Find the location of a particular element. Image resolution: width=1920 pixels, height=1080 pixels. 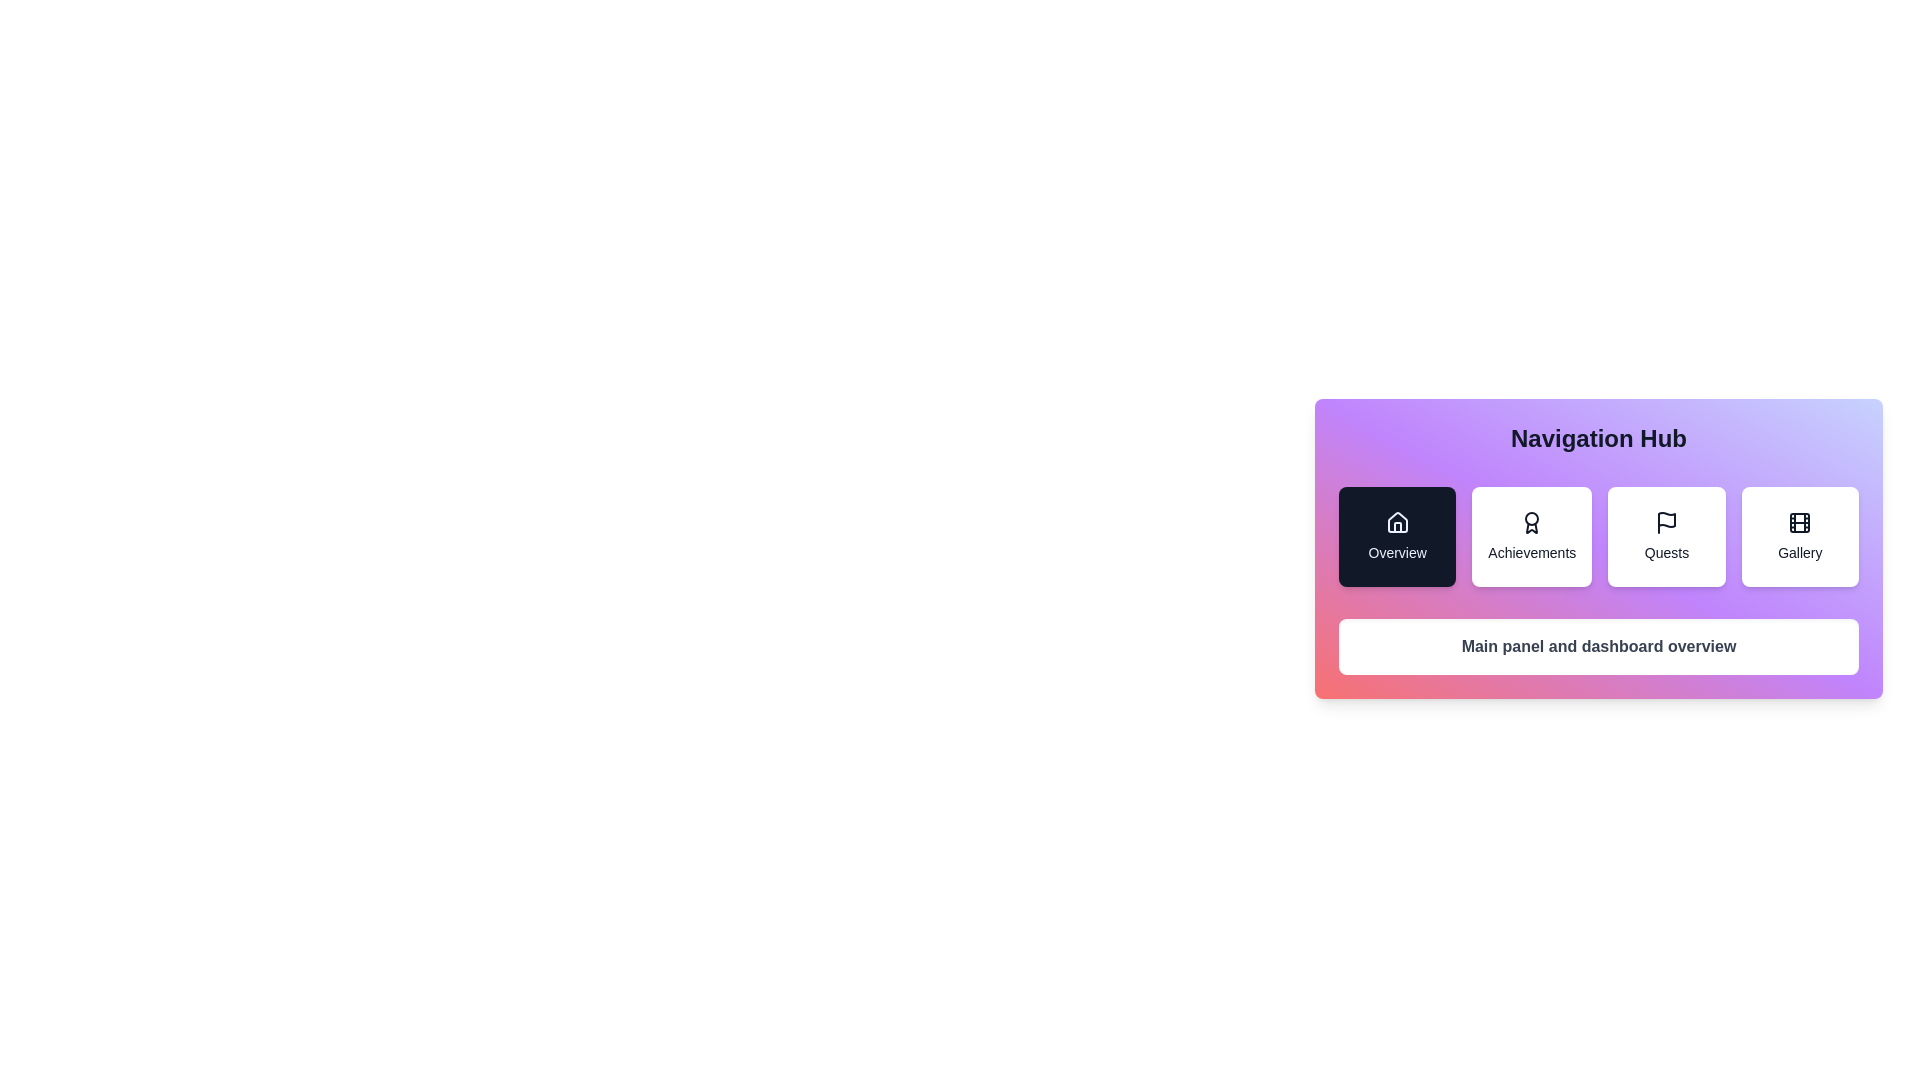

the 'Achievements' button, which is the second button from the left in the navigation section, featuring an award icon above the text 'Achievements' is located at coordinates (1531, 535).